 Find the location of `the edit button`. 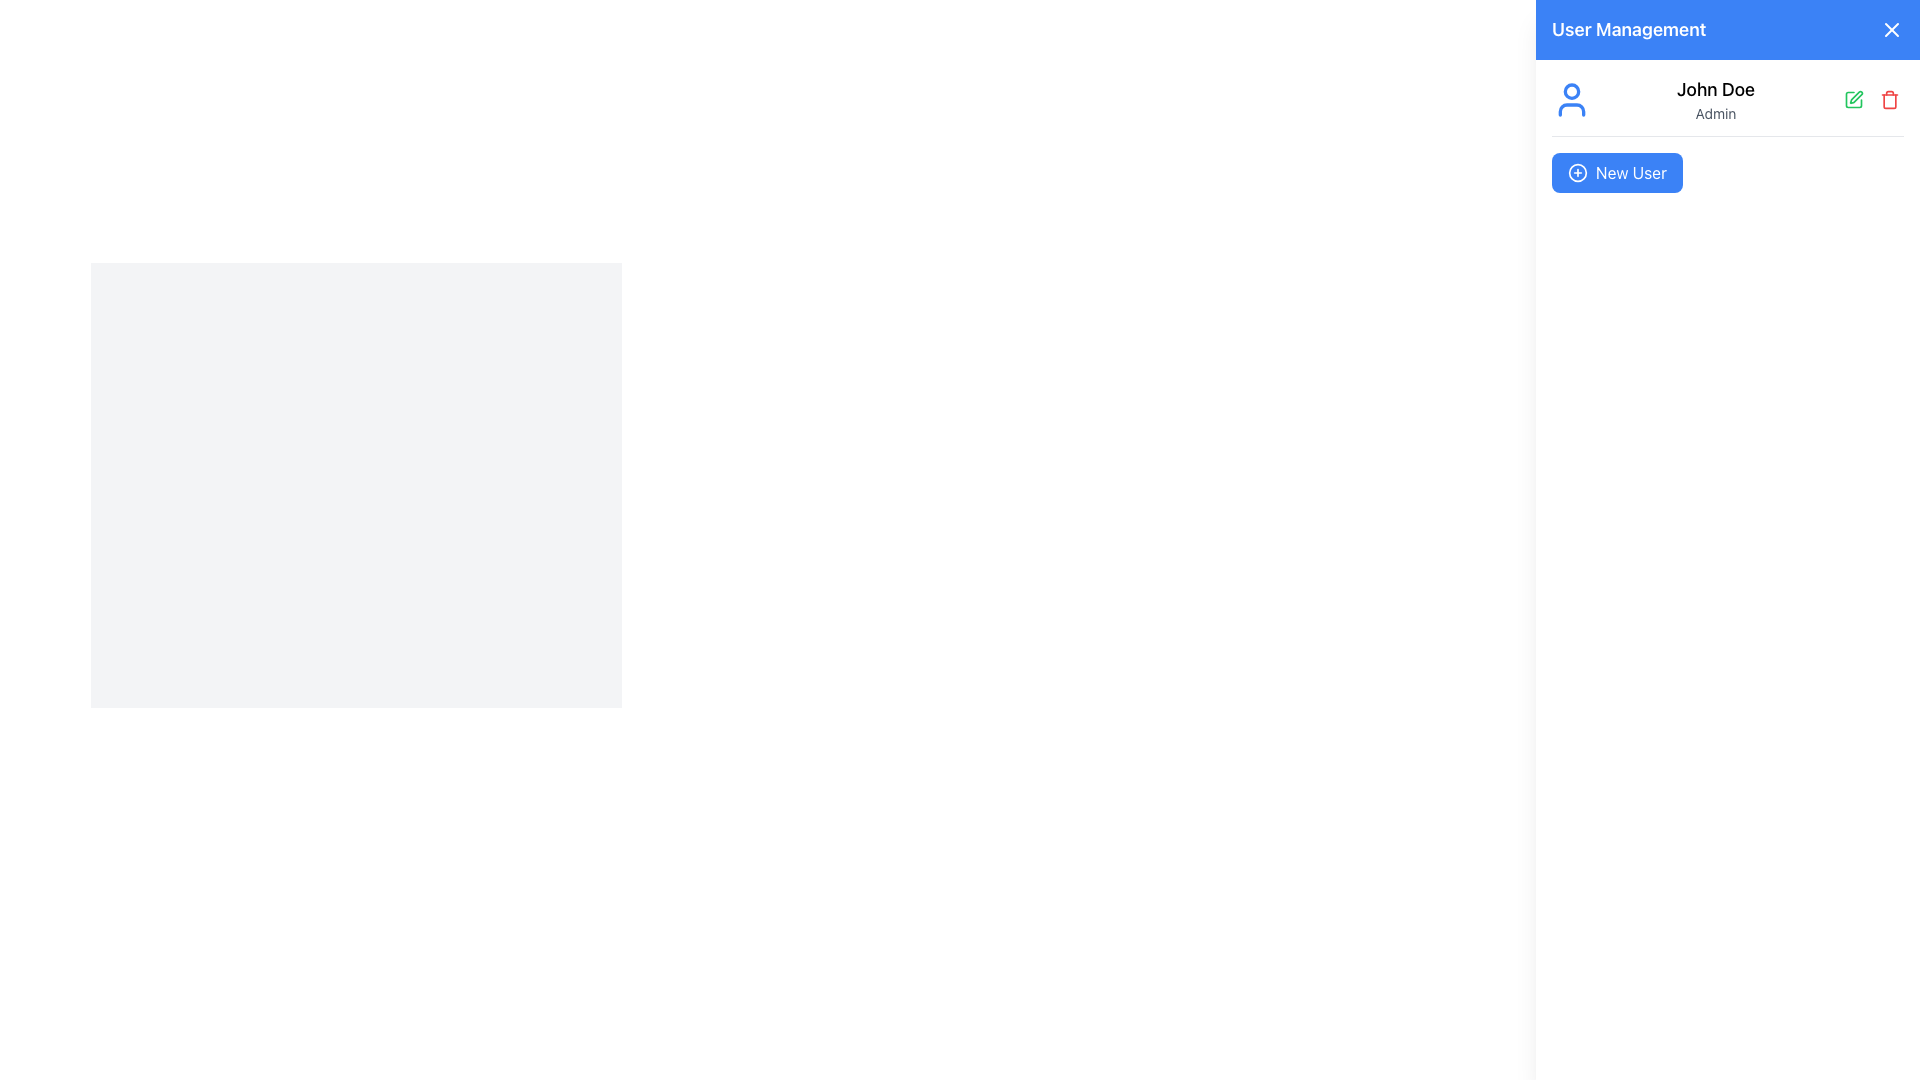

the edit button is located at coordinates (1852, 100).